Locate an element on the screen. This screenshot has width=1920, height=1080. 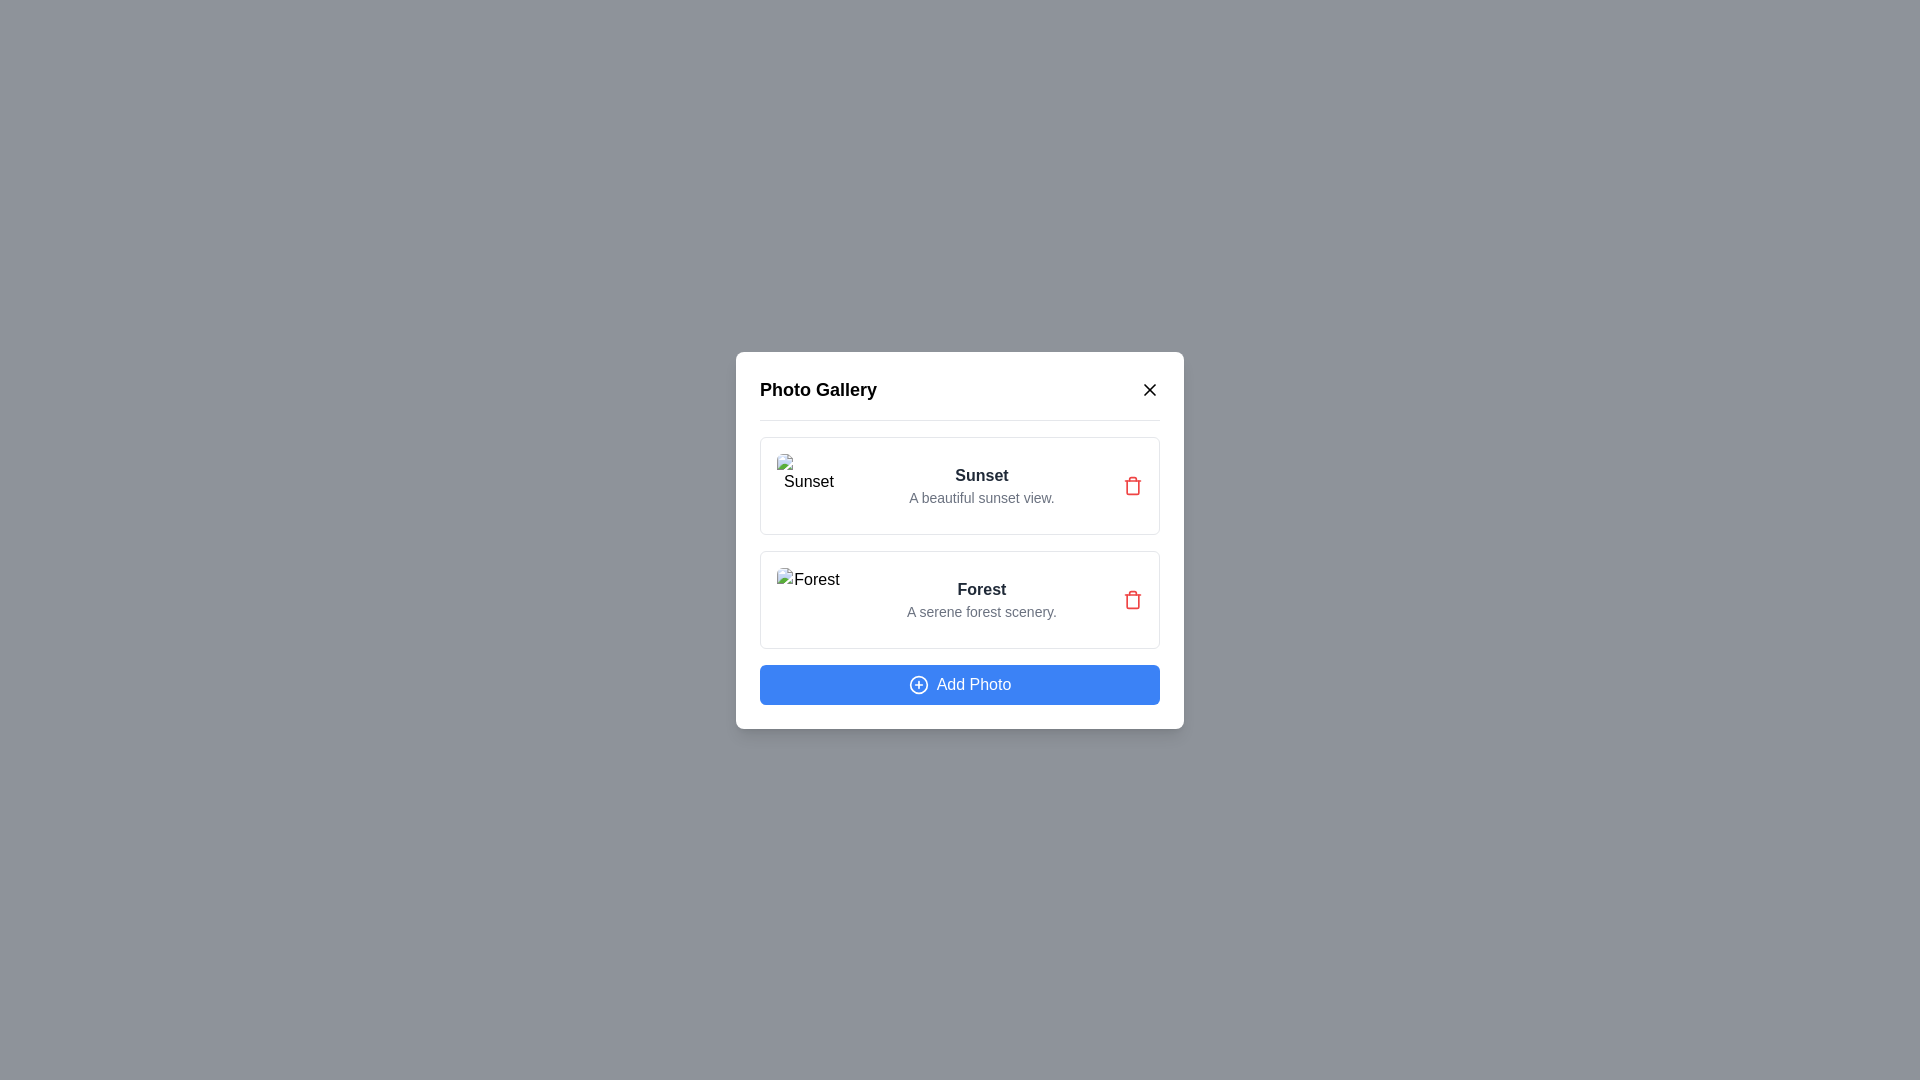
the first list item titled 'Sunset' is located at coordinates (960, 485).